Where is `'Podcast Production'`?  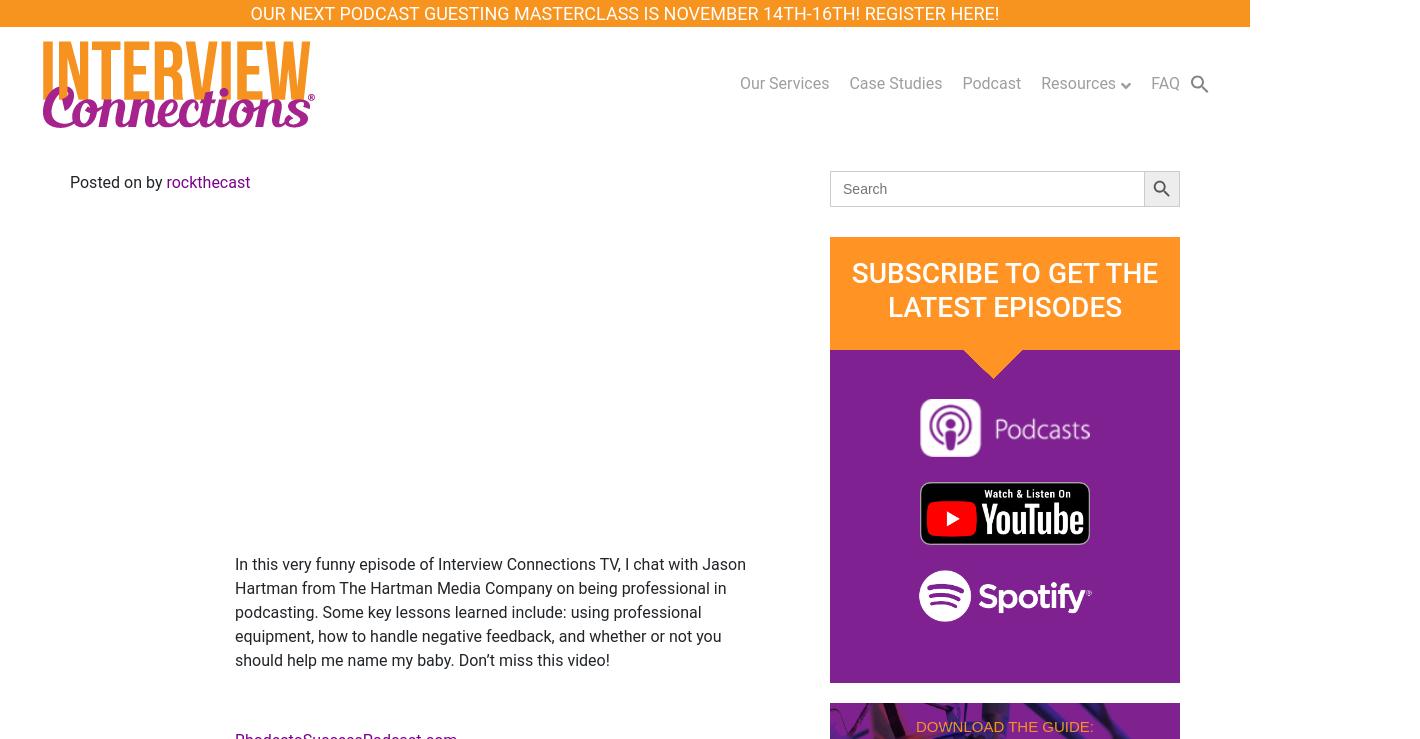
'Podcast Production' is located at coordinates (636, 289).